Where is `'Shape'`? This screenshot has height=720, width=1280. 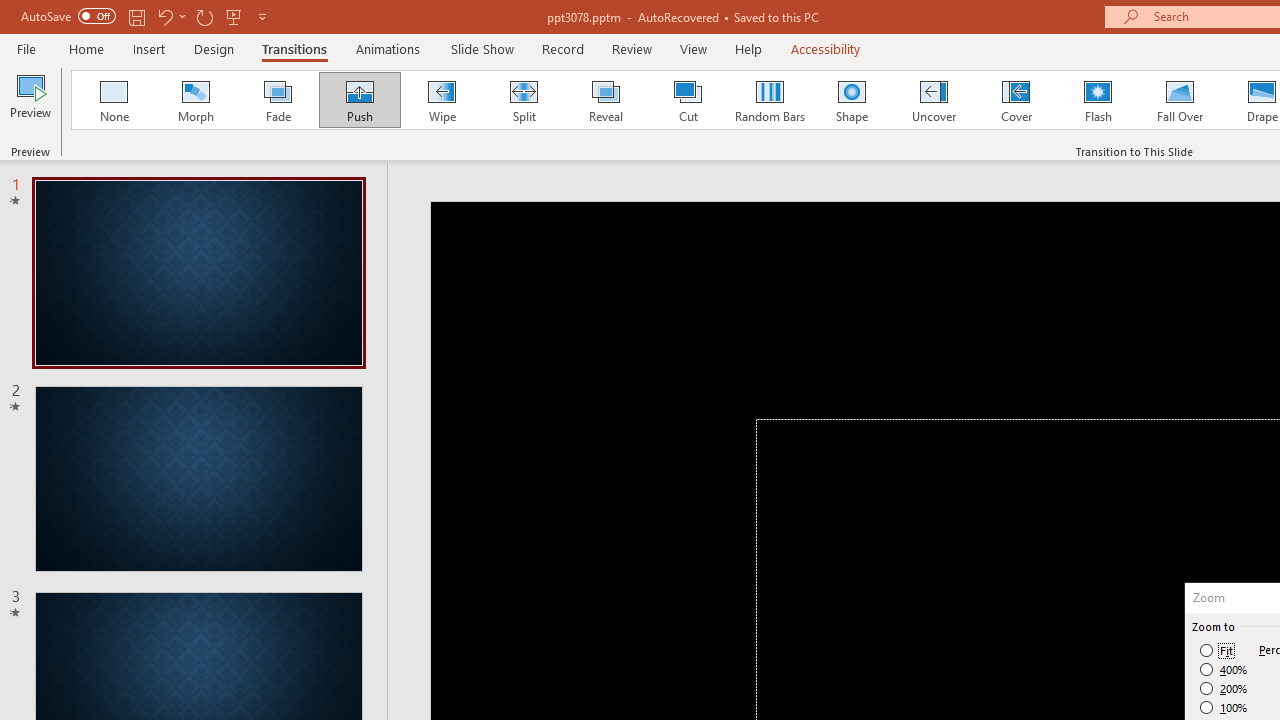
'Shape' is located at coordinates (852, 100).